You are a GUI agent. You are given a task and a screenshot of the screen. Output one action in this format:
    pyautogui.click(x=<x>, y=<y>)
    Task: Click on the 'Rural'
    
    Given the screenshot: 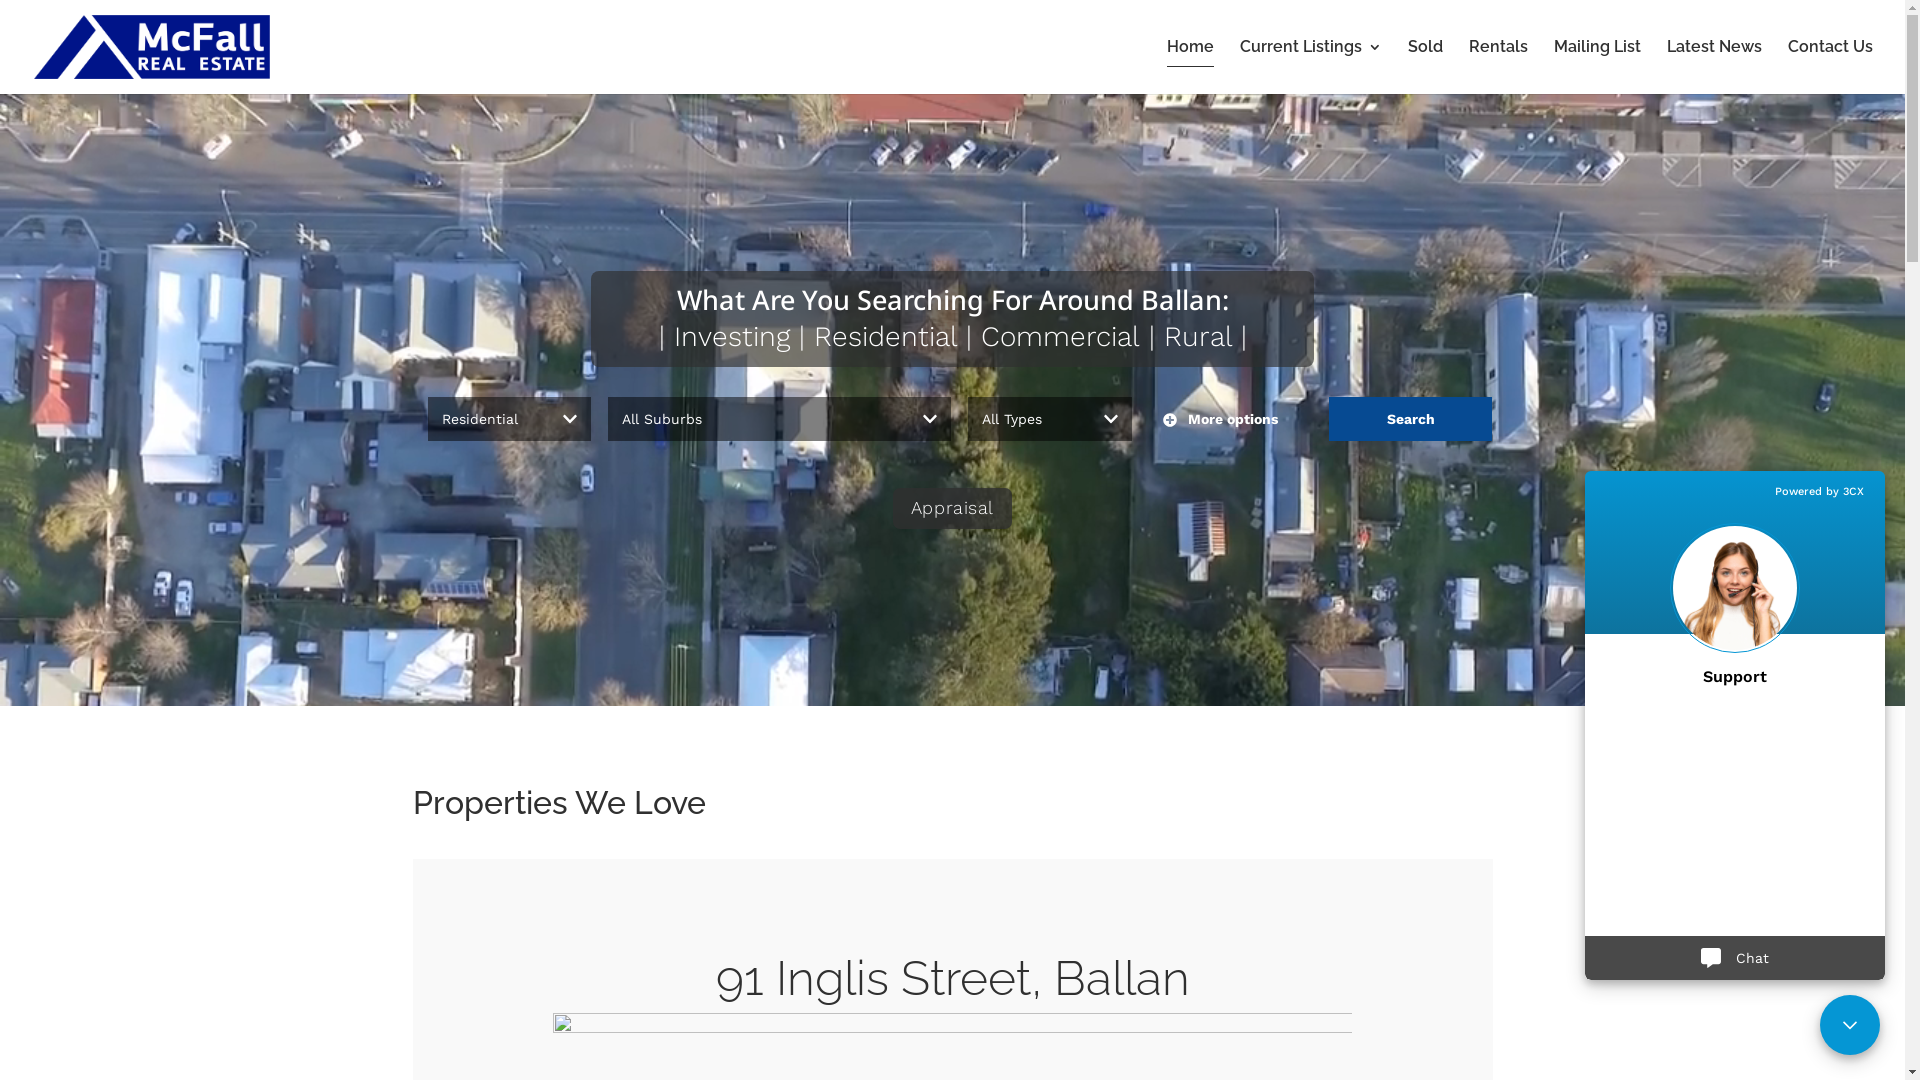 What is the action you would take?
    pyautogui.click(x=1198, y=335)
    